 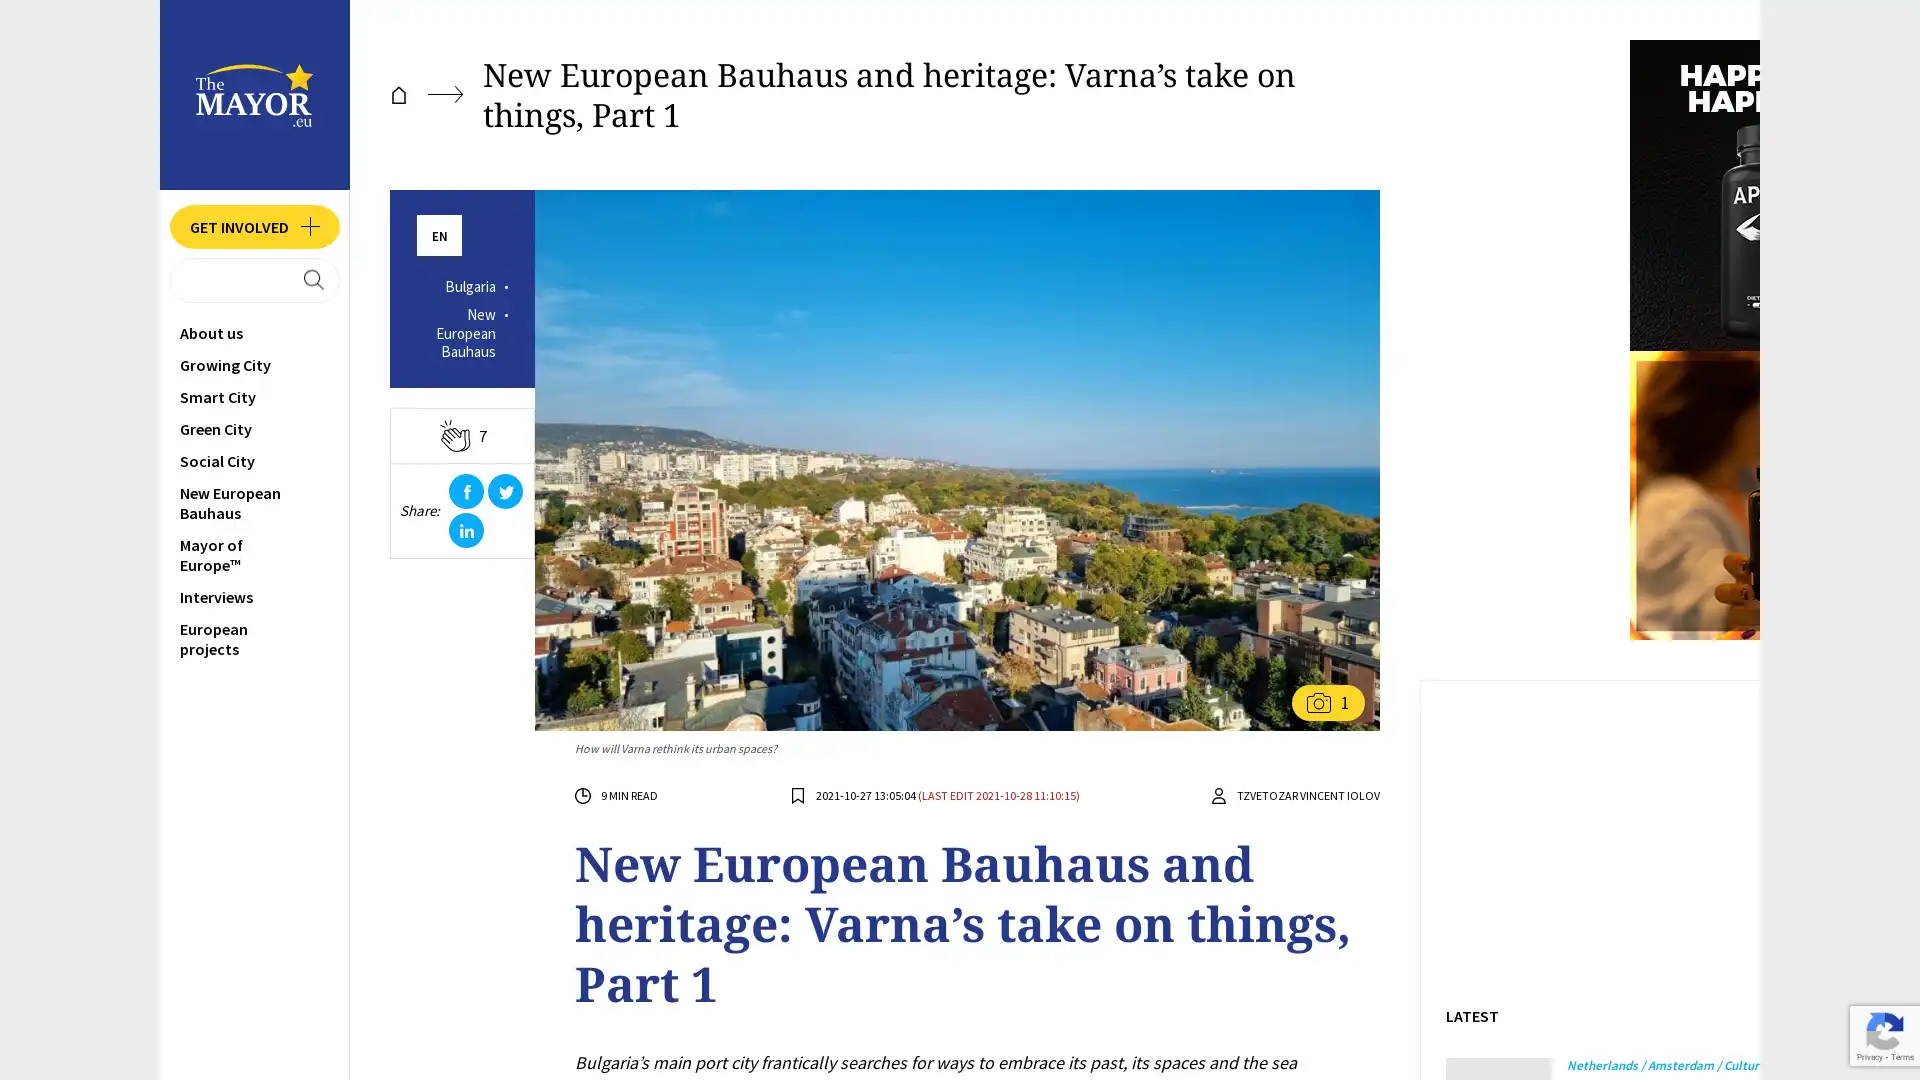 I want to click on menu close, so click(x=156, y=42).